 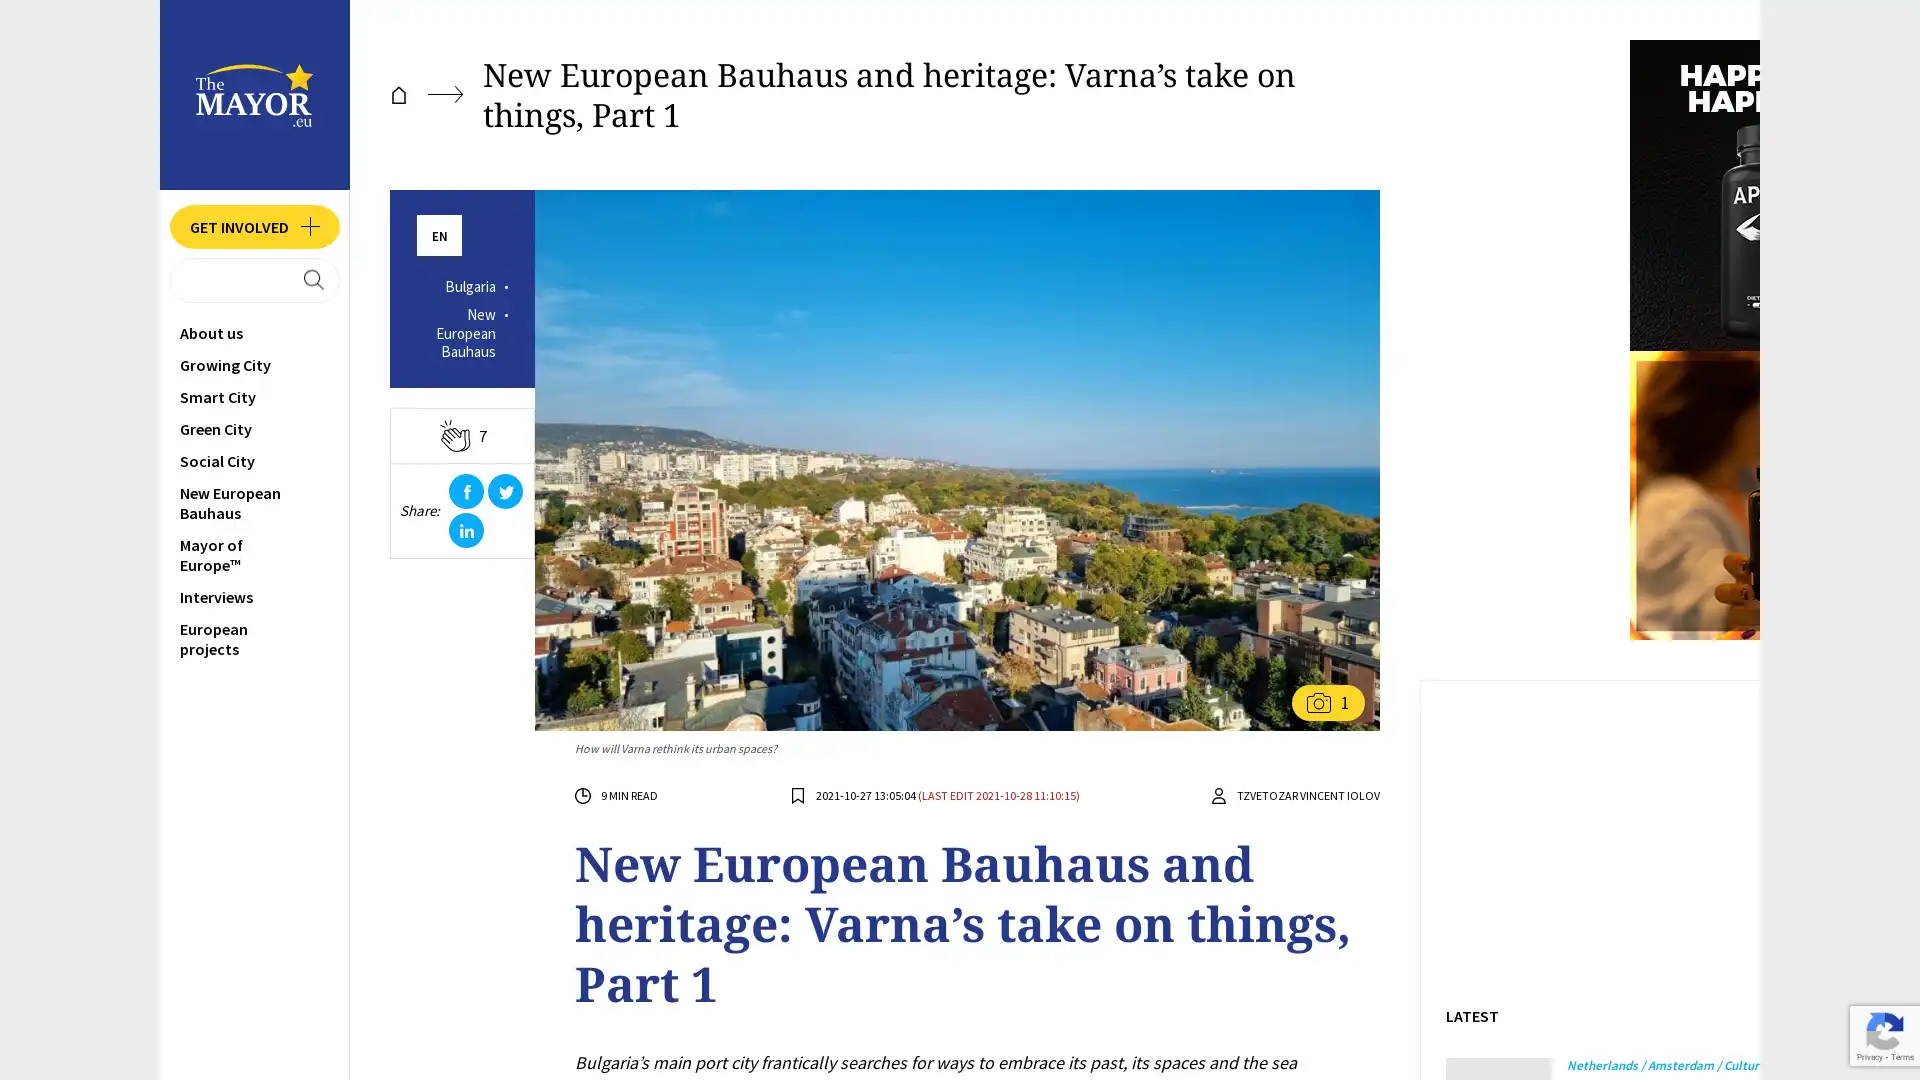 I want to click on menu close, so click(x=156, y=42).